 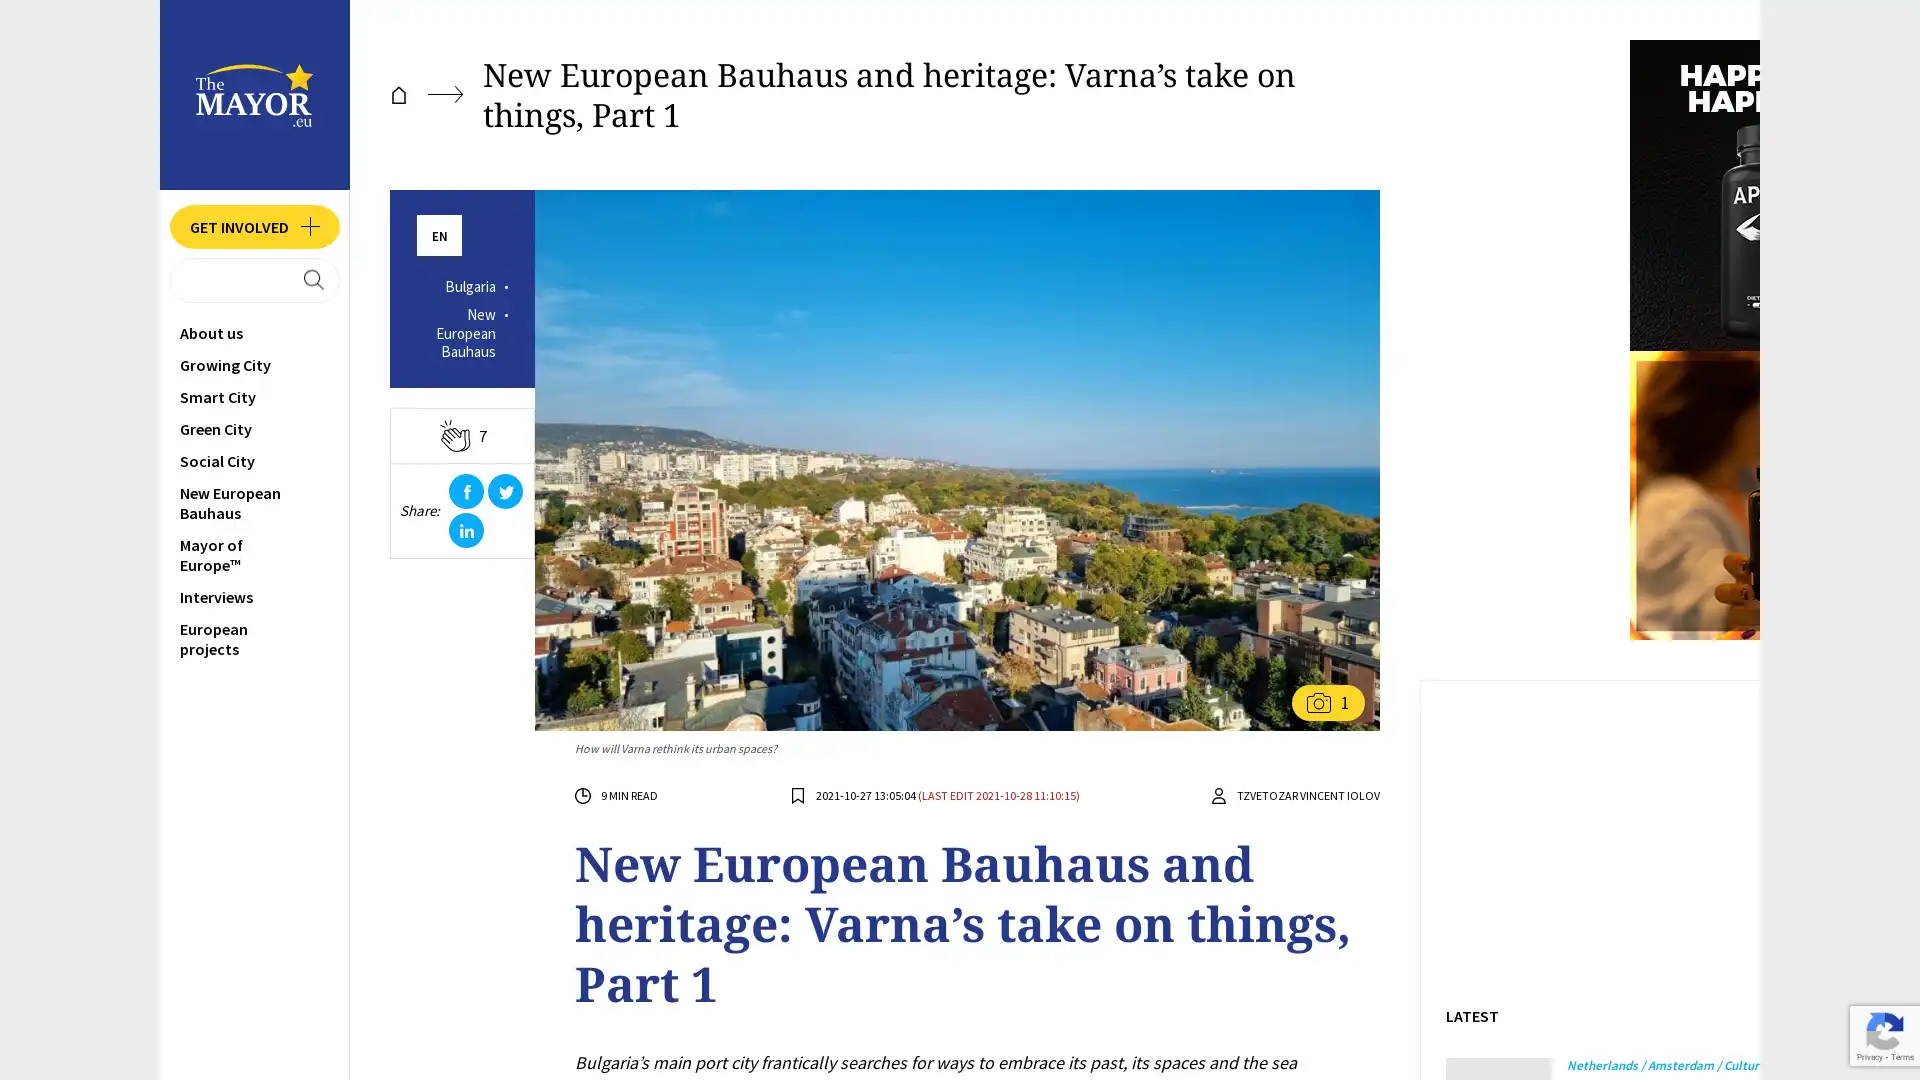 I want to click on menu close, so click(x=156, y=42).